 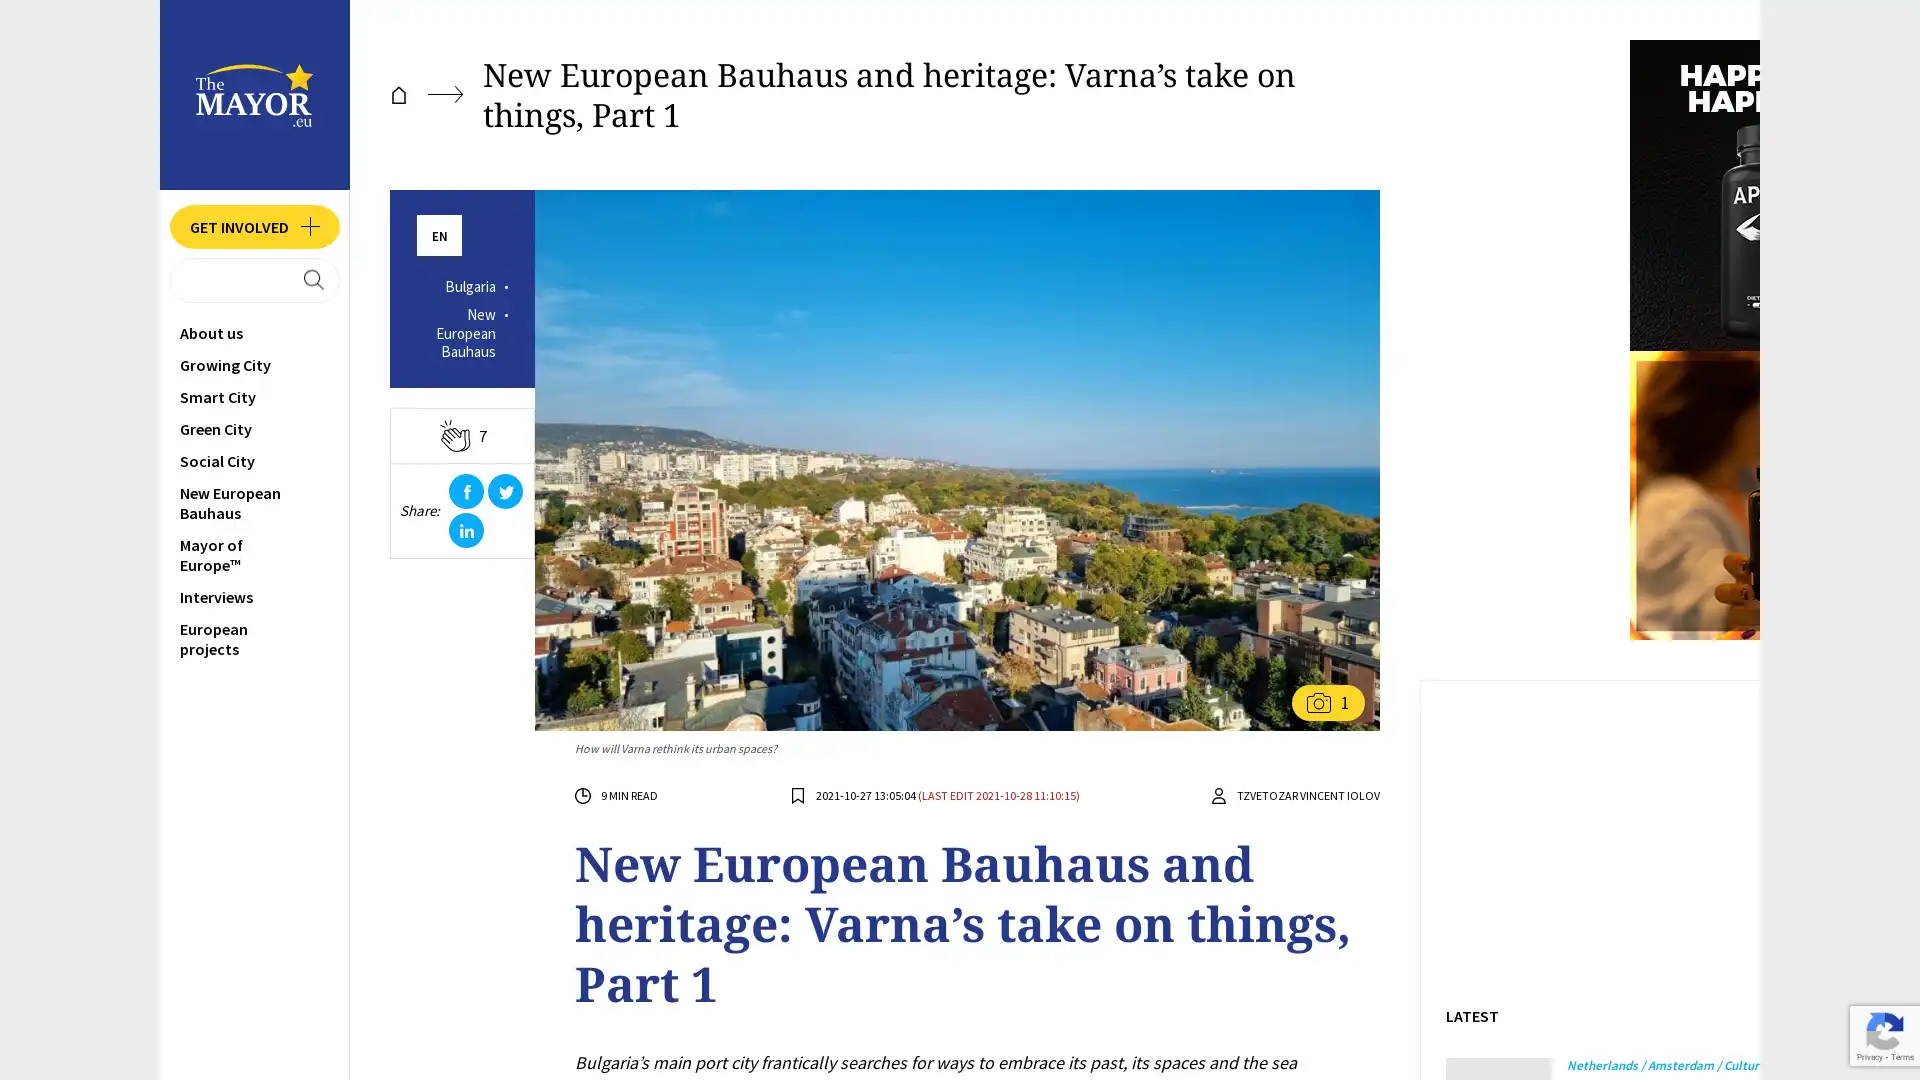 I want to click on menu close, so click(x=156, y=42).